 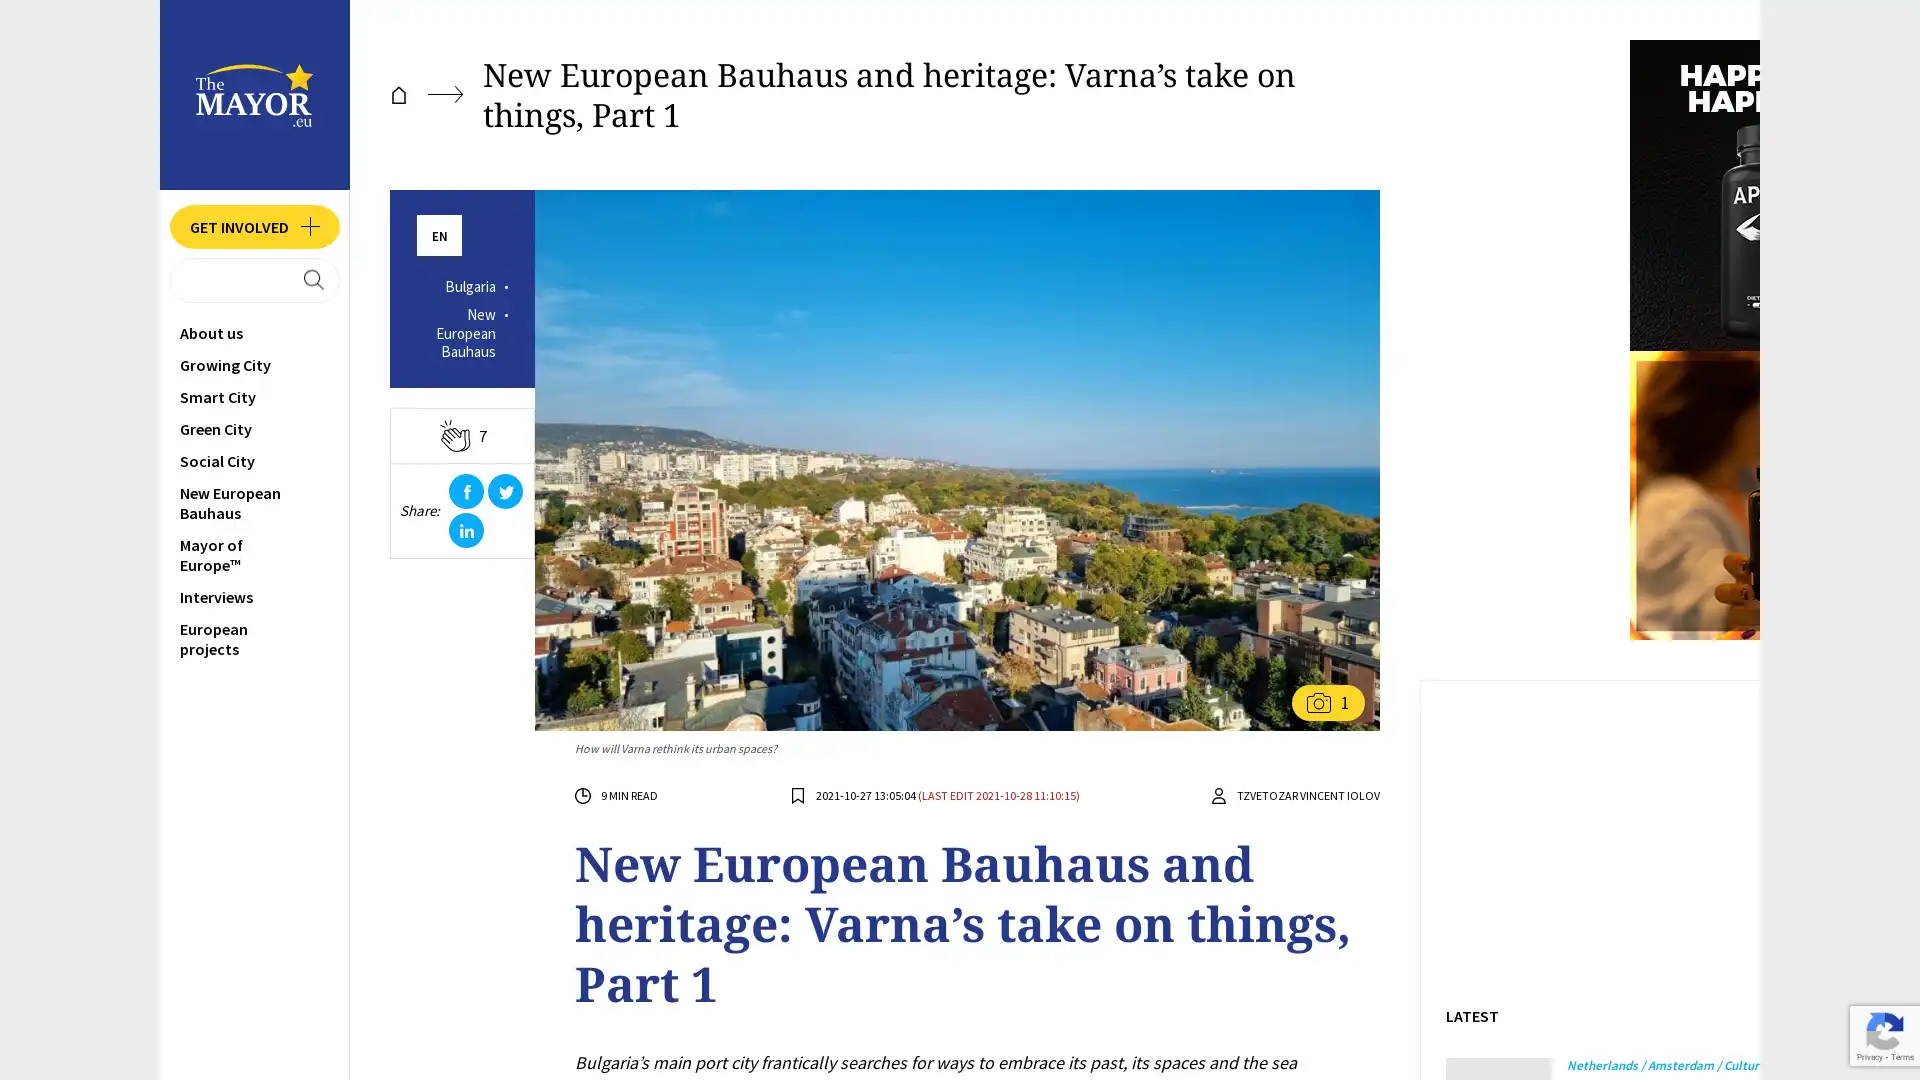 I want to click on menu close, so click(x=156, y=42).